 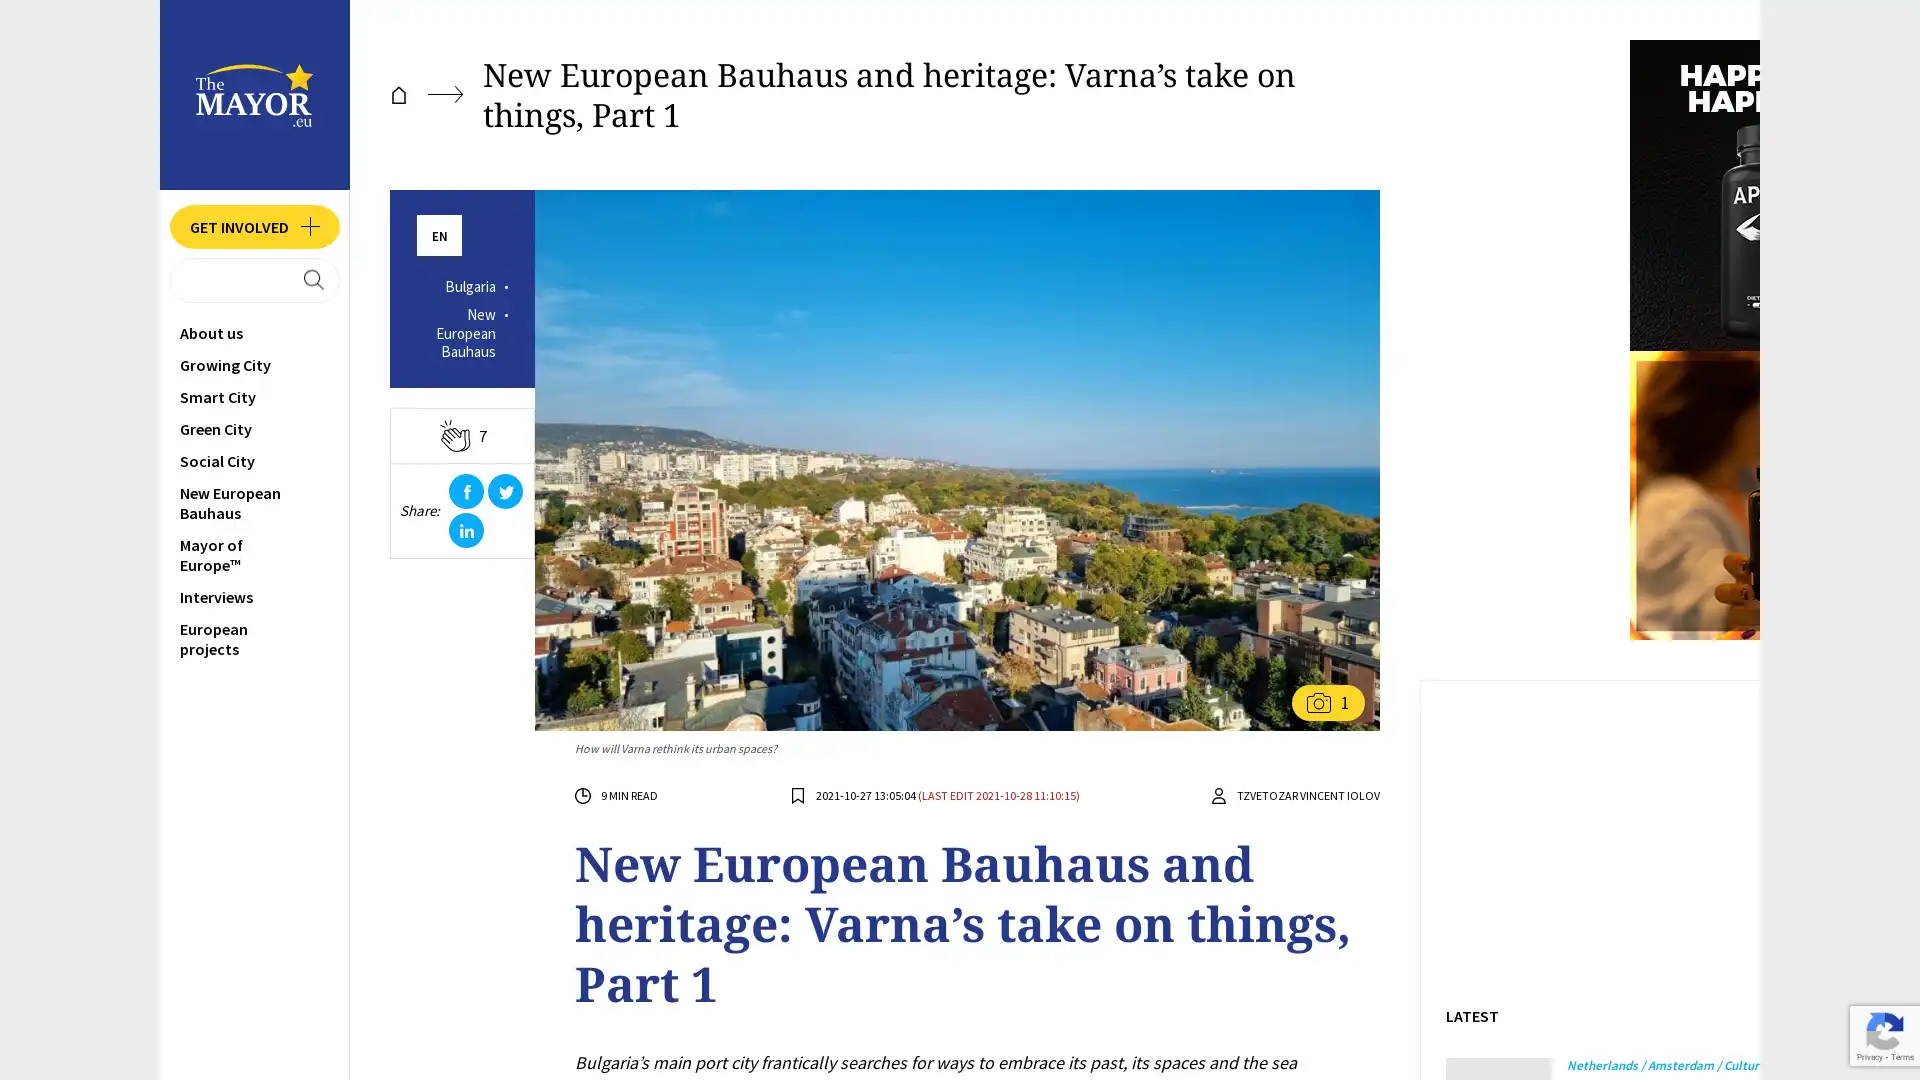 I want to click on menu close, so click(x=156, y=42).